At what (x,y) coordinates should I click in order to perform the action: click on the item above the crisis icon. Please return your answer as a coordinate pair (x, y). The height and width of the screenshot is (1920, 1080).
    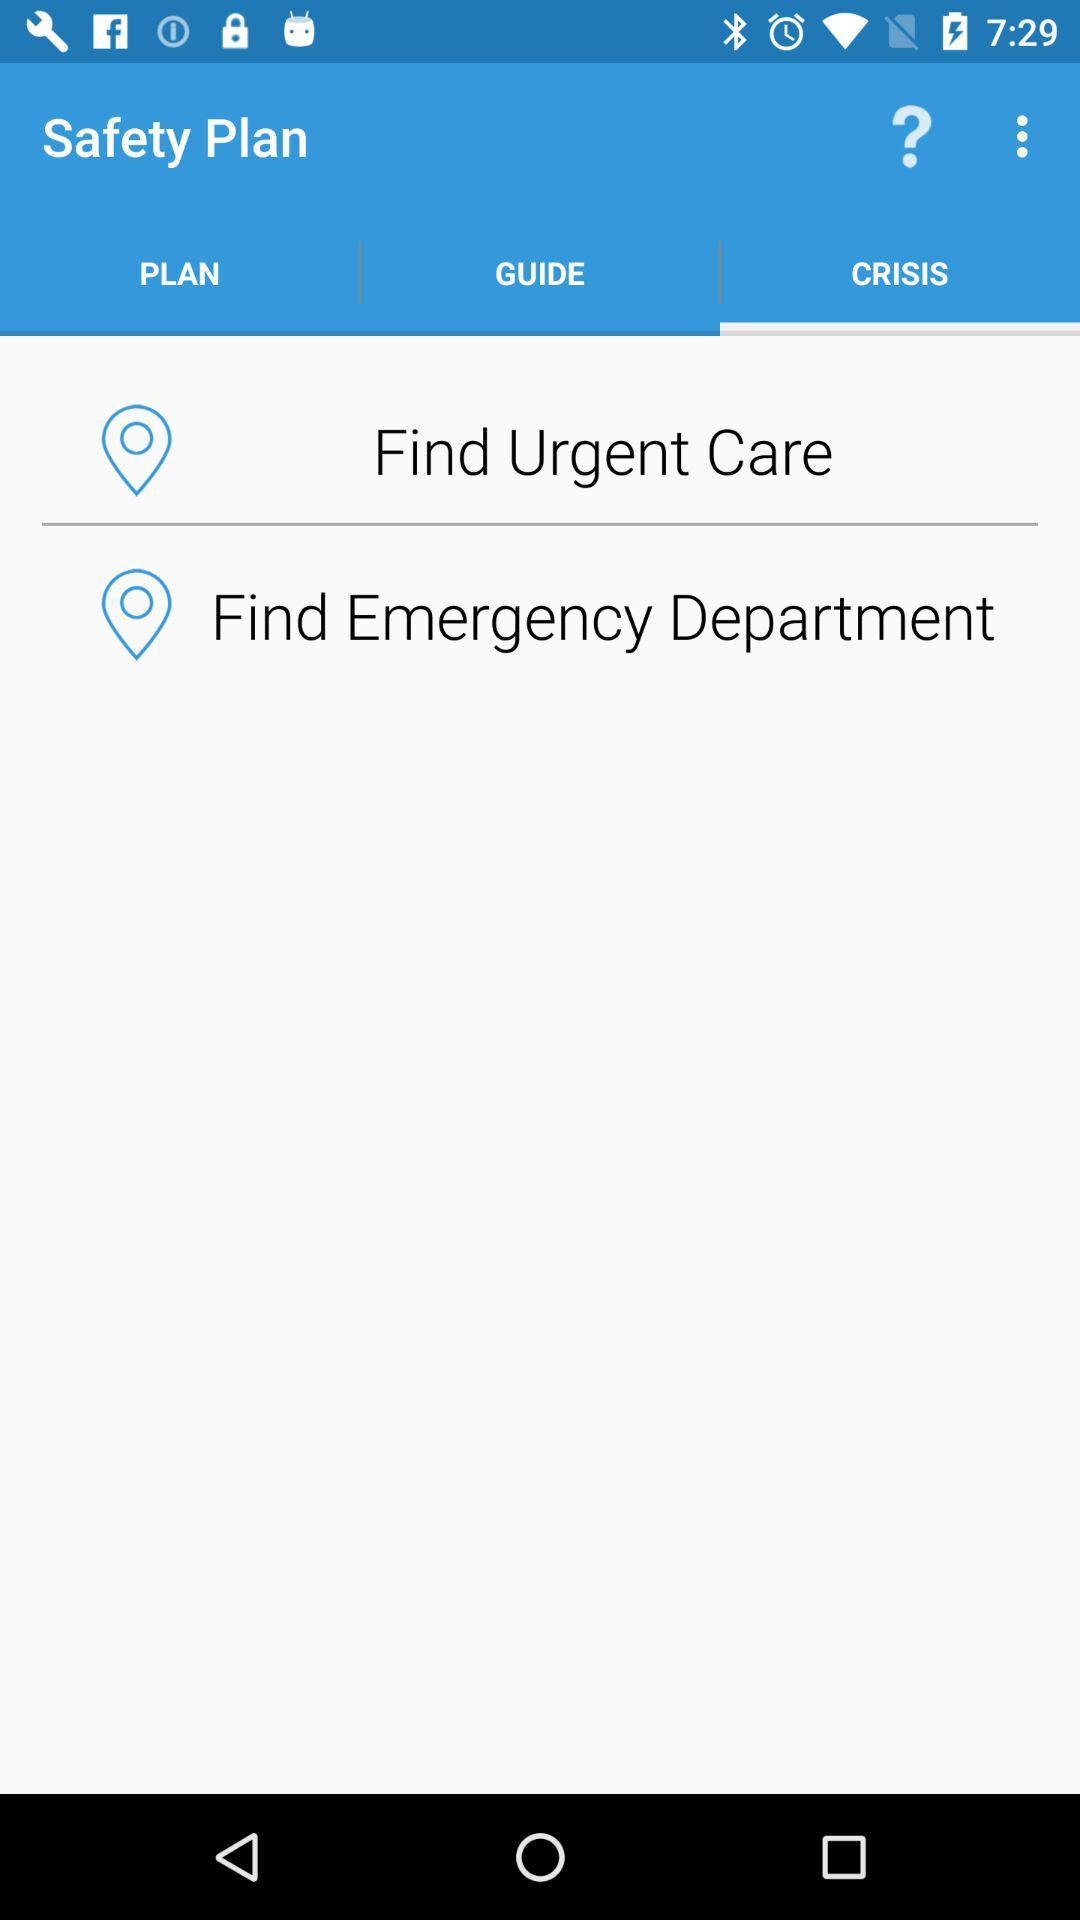
    Looking at the image, I should click on (911, 135).